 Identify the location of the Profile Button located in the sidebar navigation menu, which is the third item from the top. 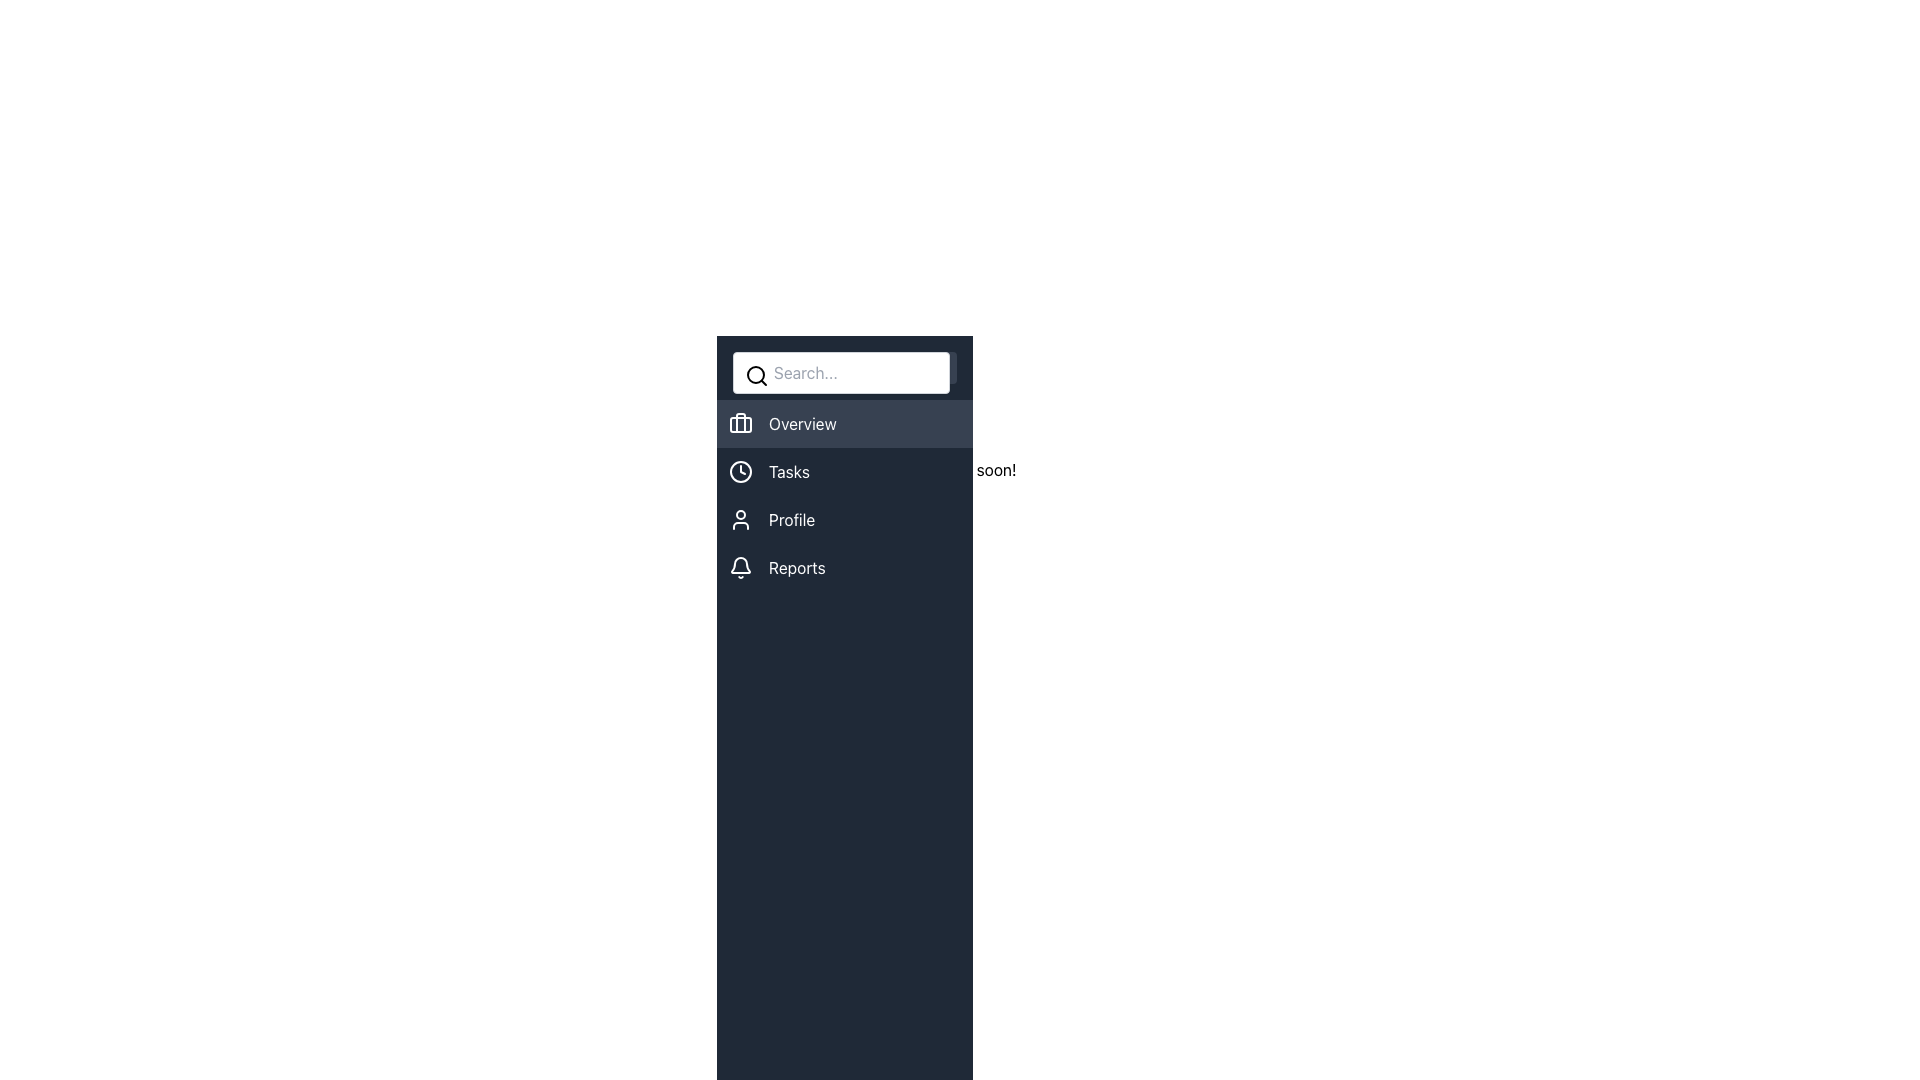
(844, 519).